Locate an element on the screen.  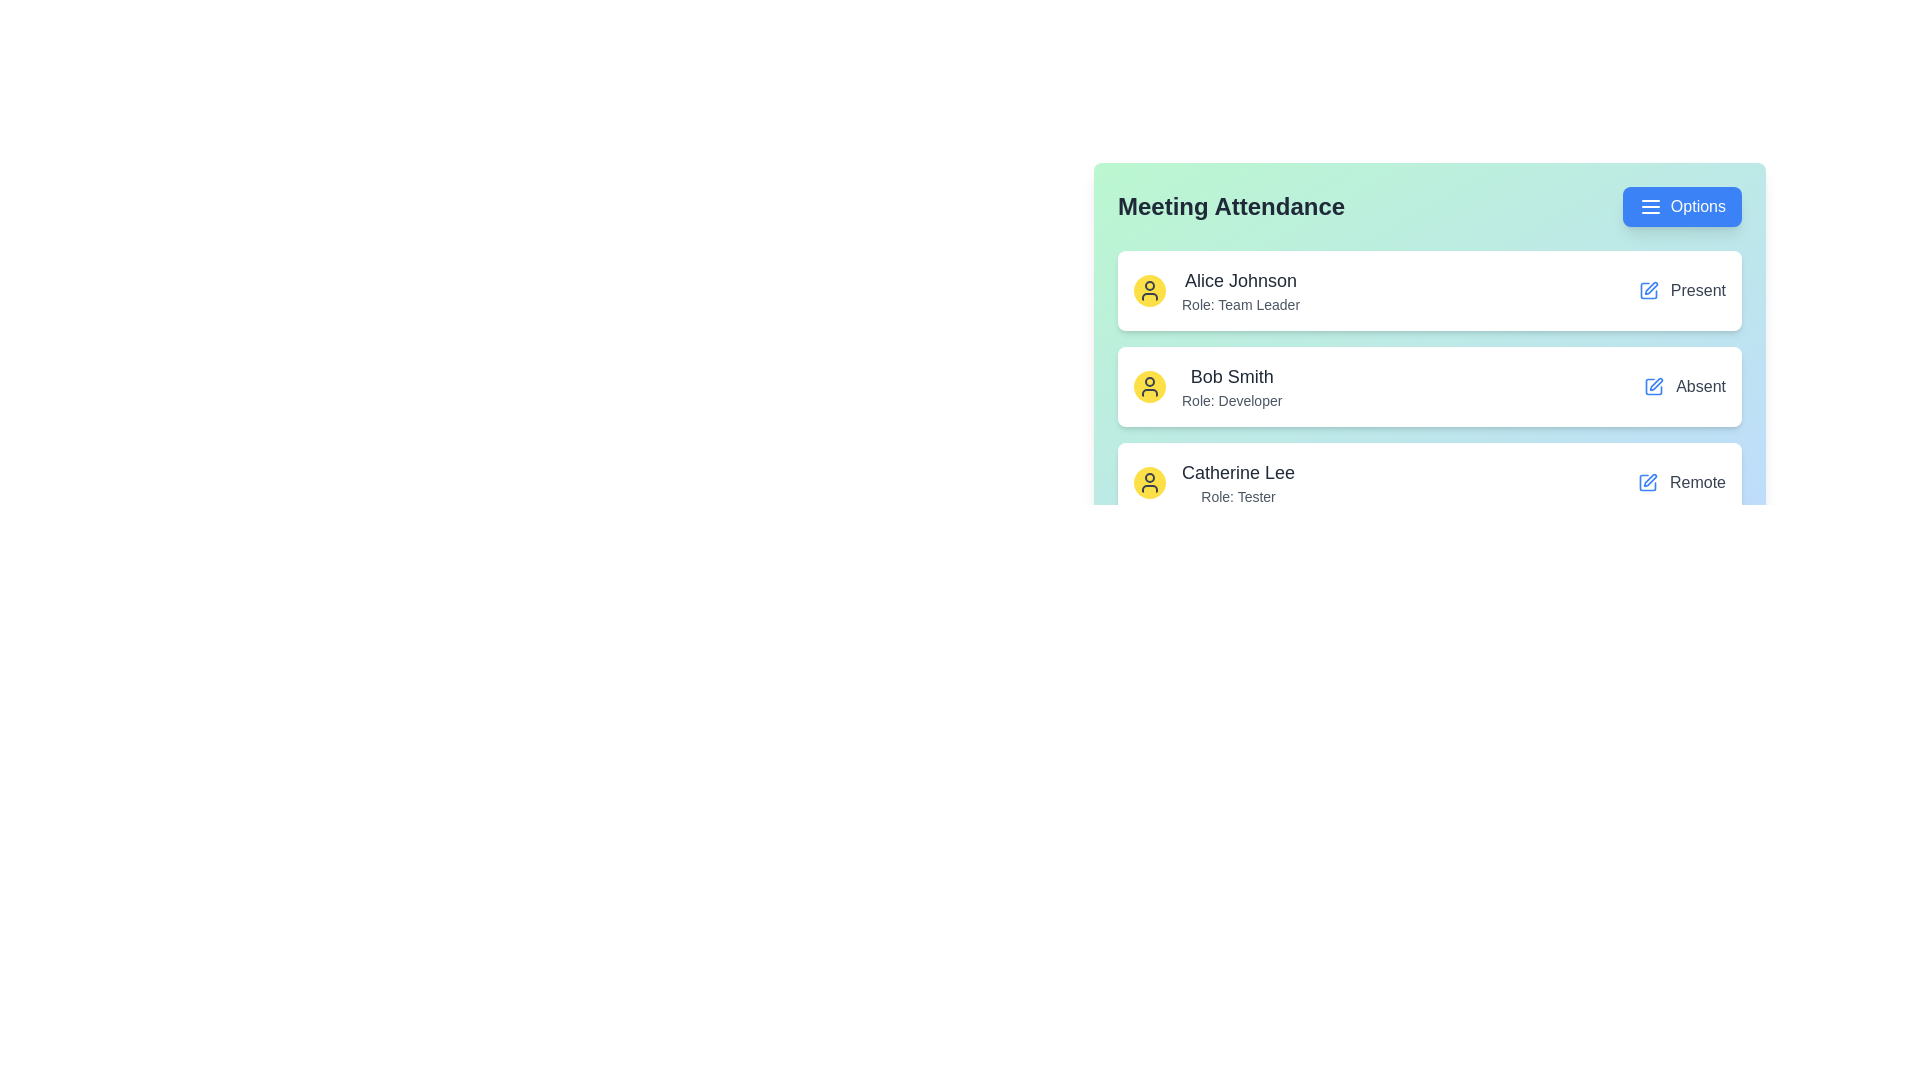
the attendance status text label in the topmost row of the Meeting Attendance section, which is horizontally aligned with the edit icon to its left is located at coordinates (1697, 290).